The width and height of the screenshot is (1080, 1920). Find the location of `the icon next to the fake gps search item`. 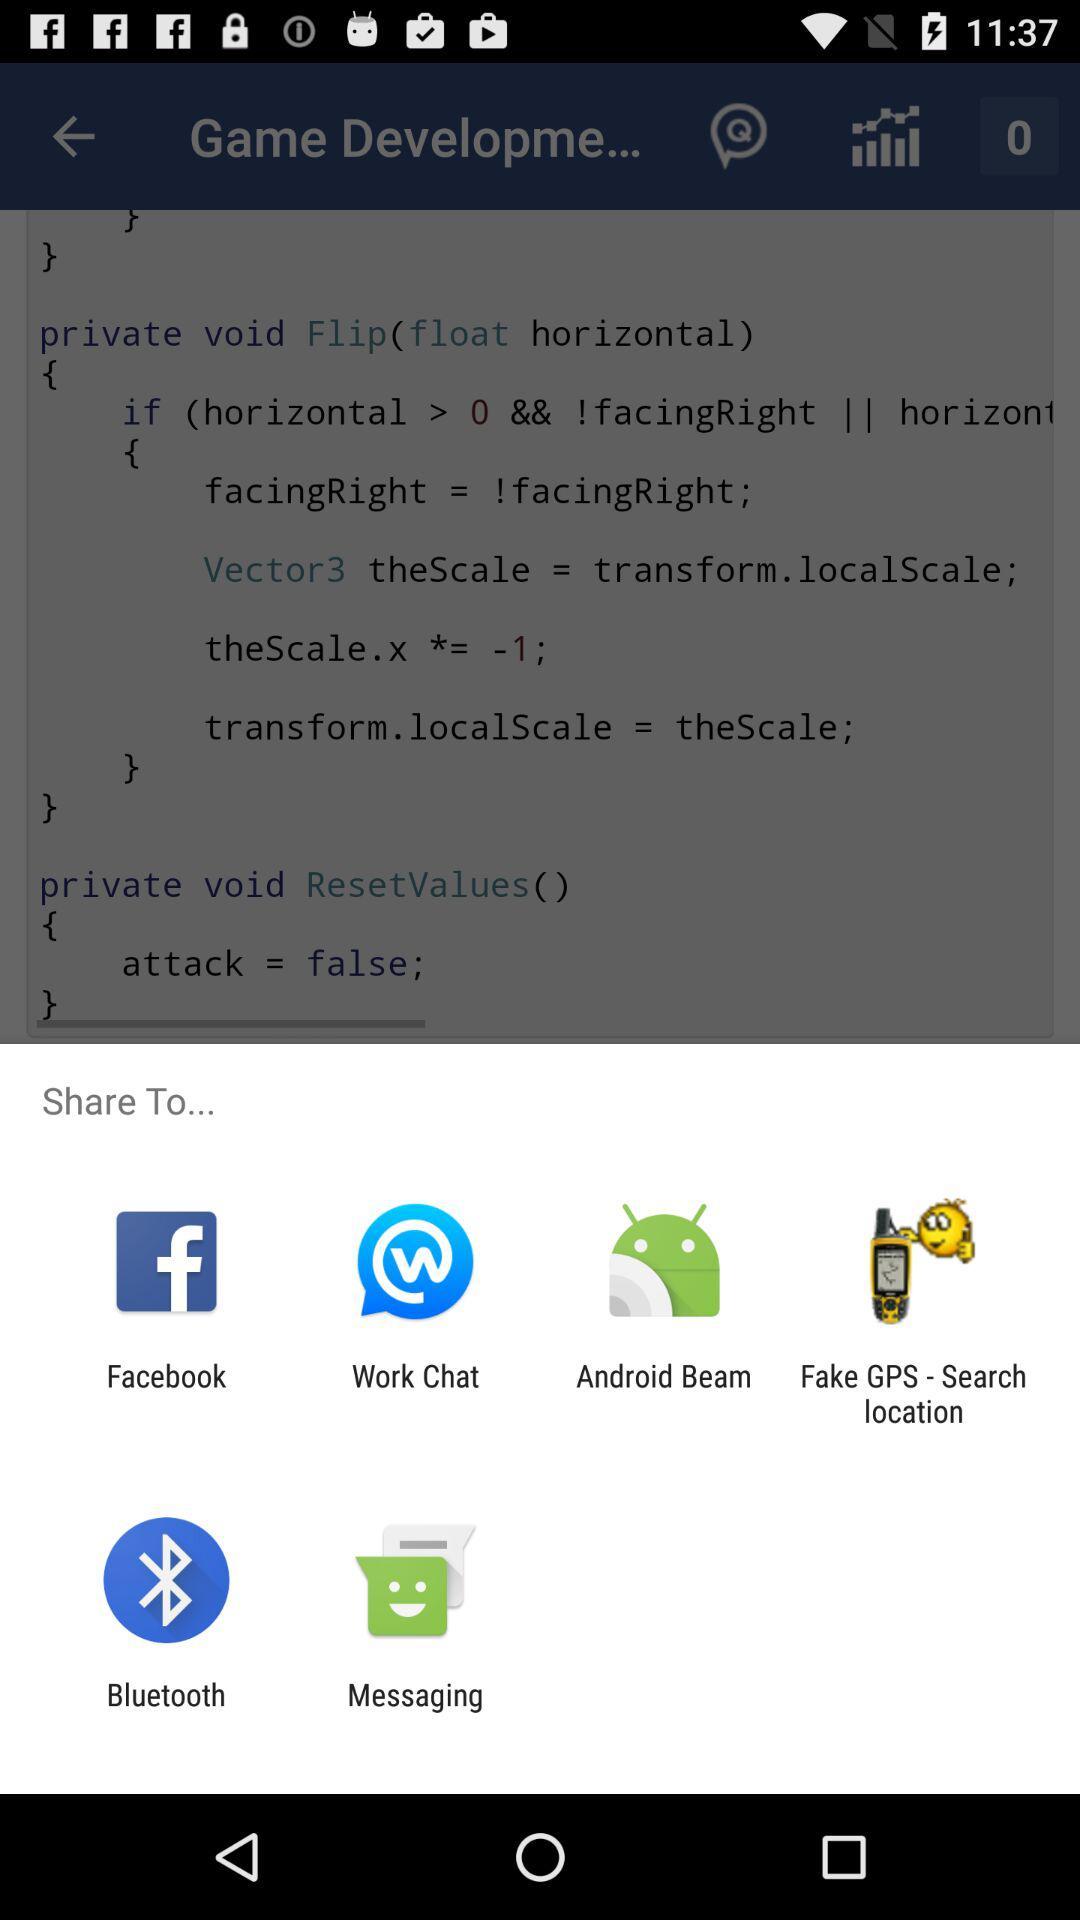

the icon next to the fake gps search item is located at coordinates (664, 1392).